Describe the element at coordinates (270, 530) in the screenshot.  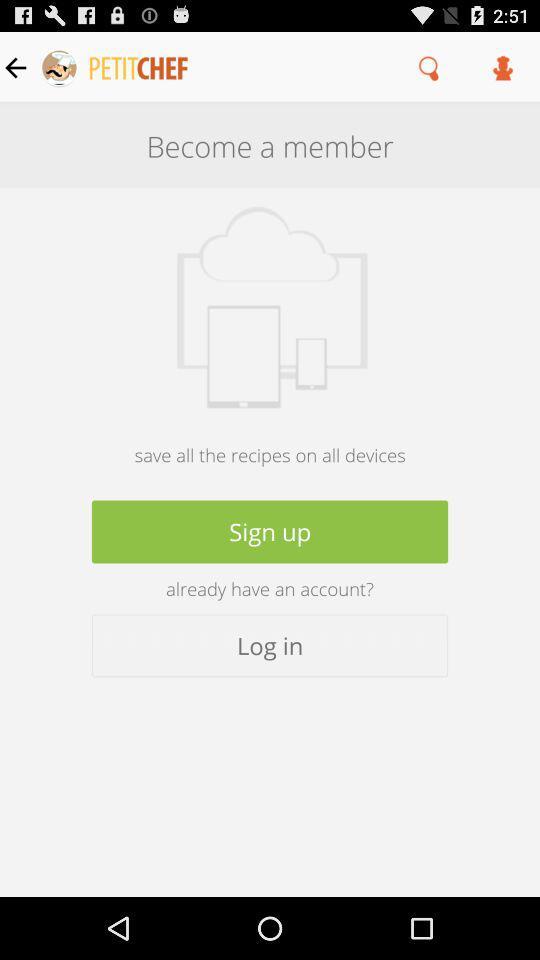
I see `the item below save all the icon` at that location.